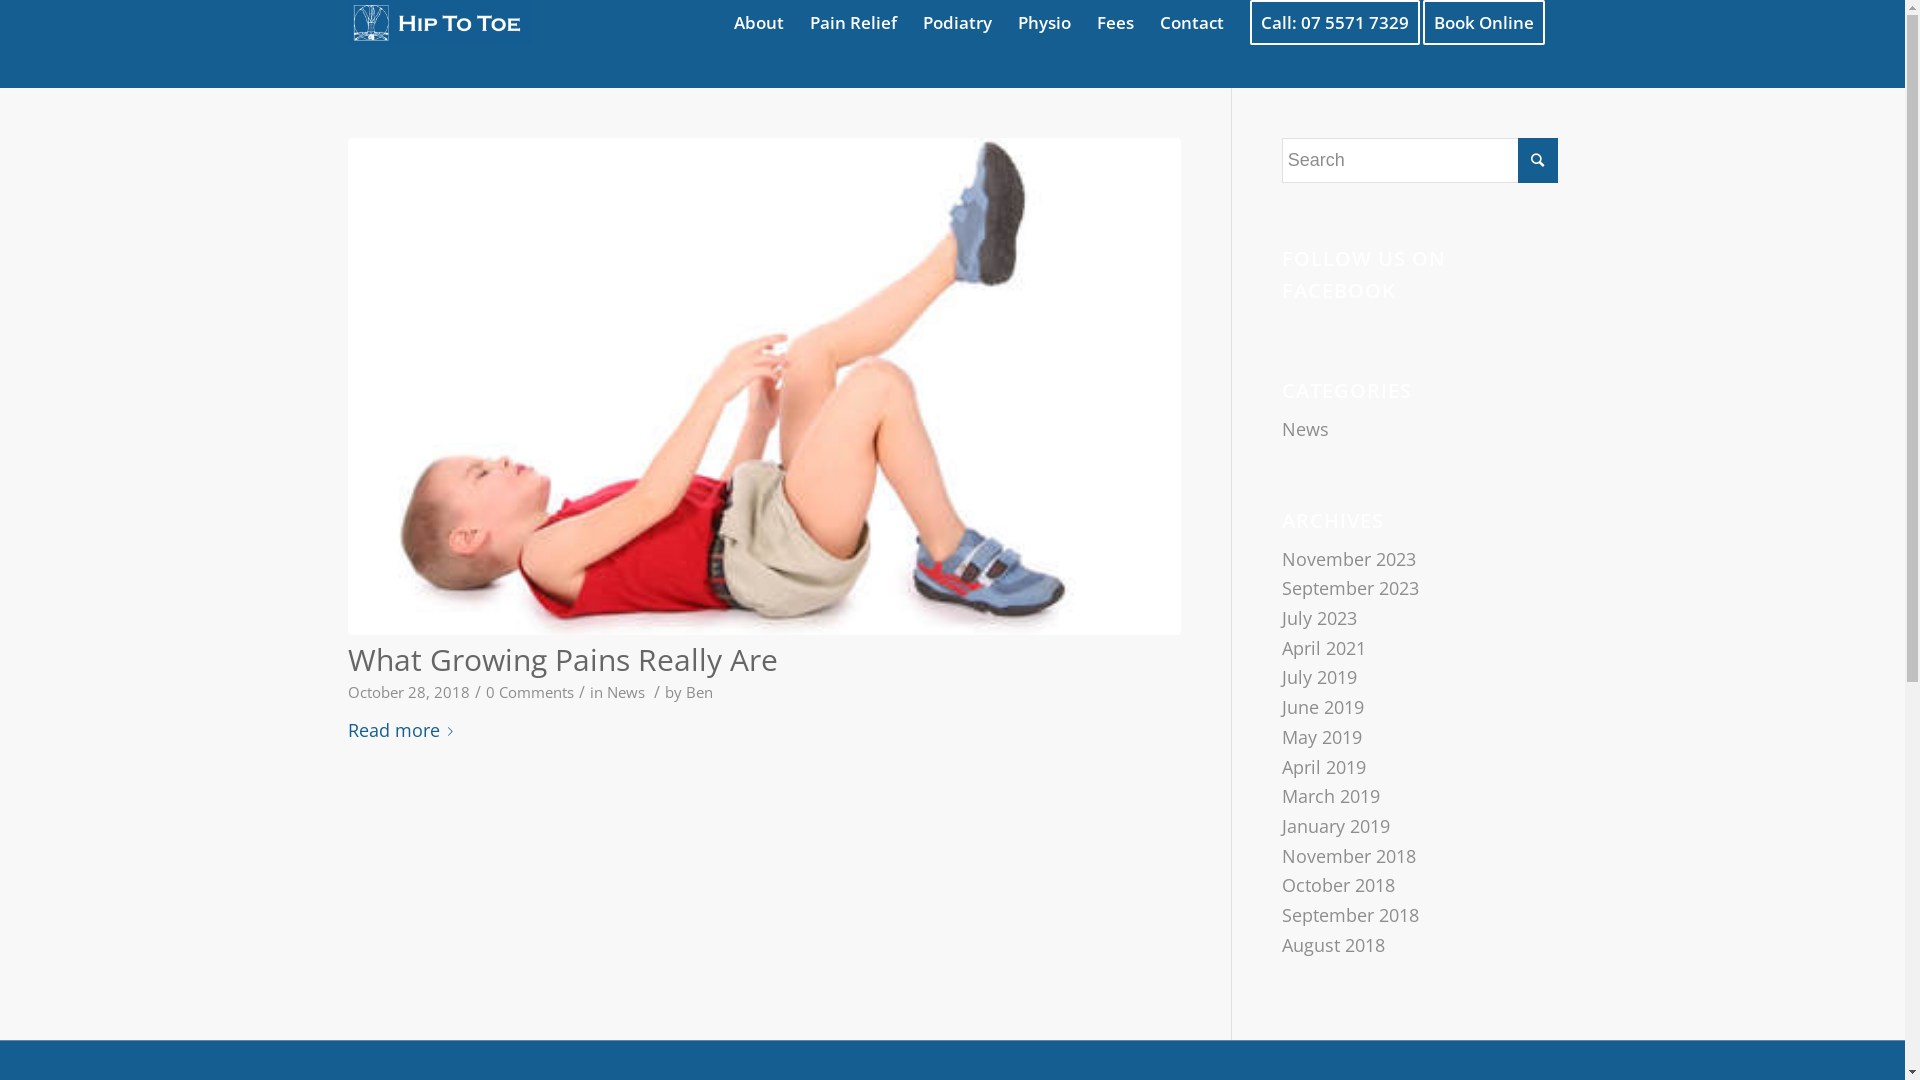 Image resolution: width=1920 pixels, height=1080 pixels. I want to click on 'Ben', so click(699, 690).